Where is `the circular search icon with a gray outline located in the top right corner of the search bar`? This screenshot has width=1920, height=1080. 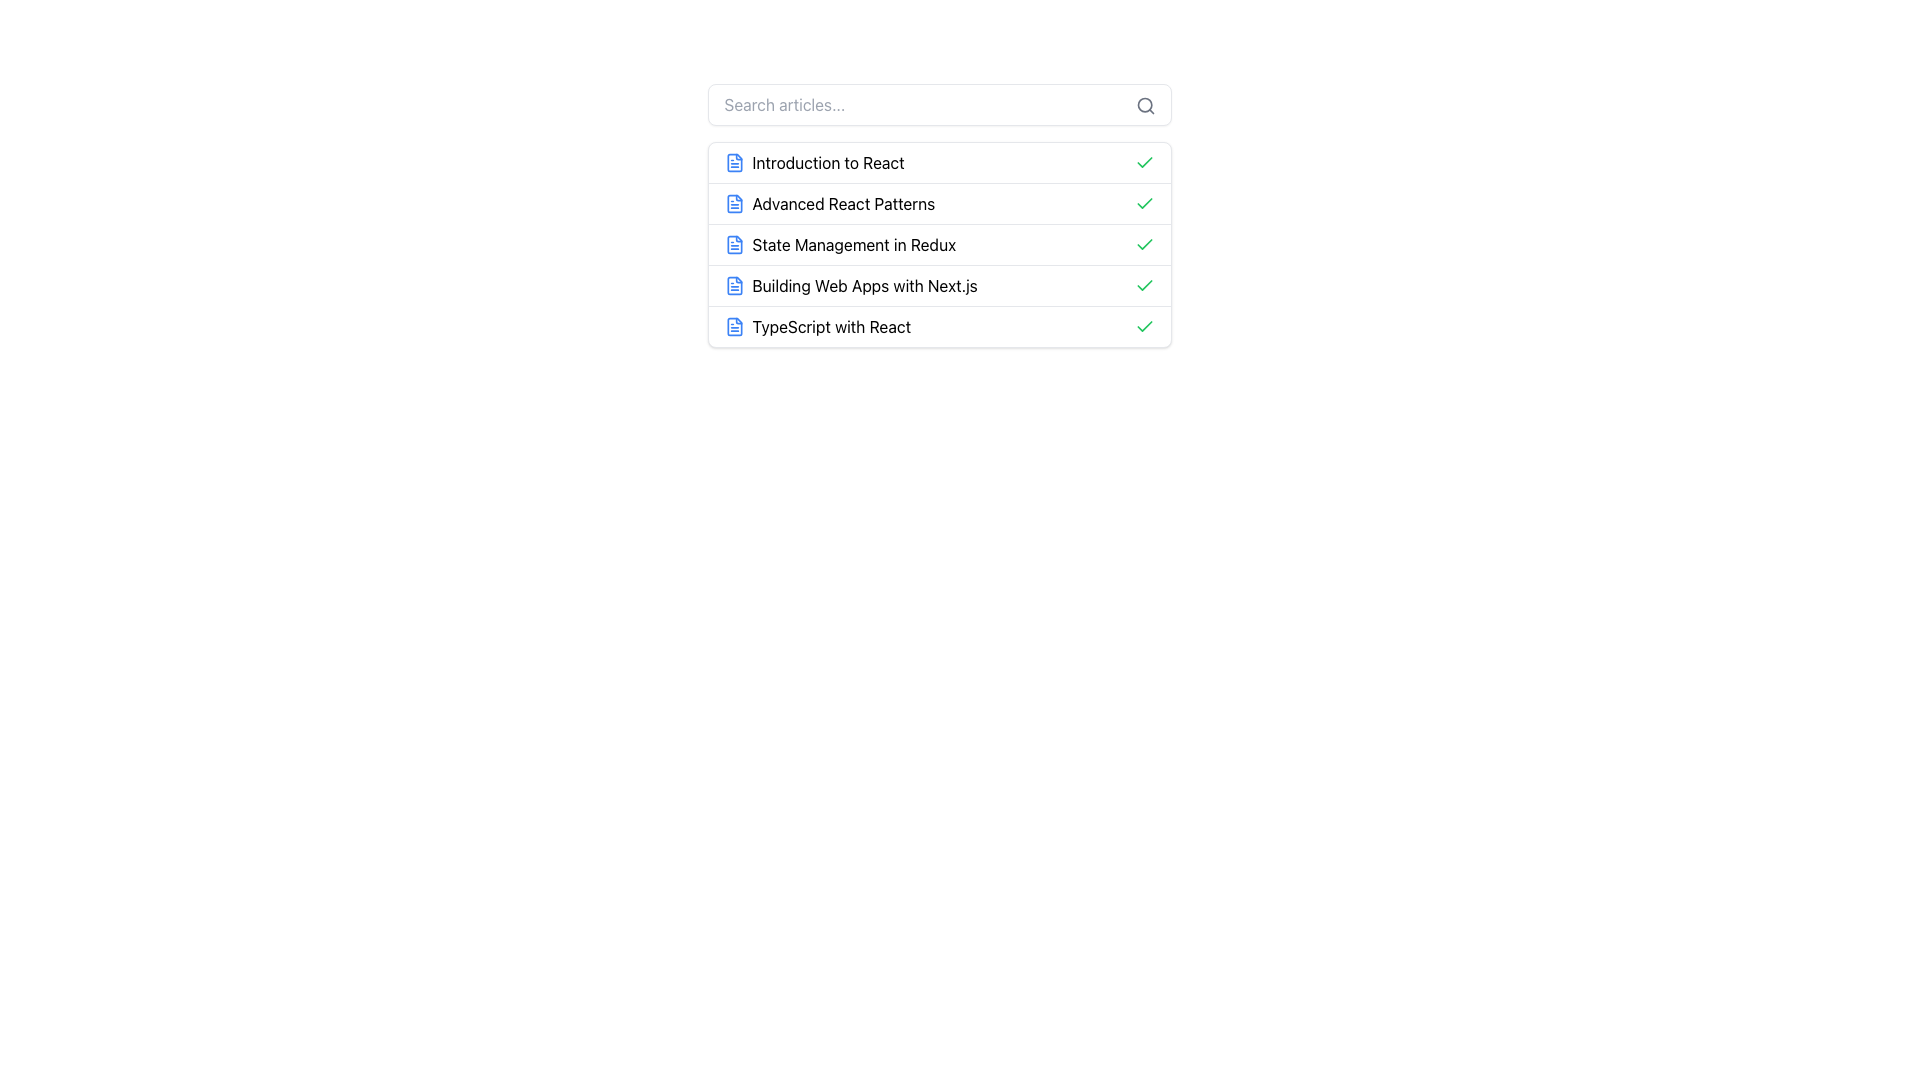 the circular search icon with a gray outline located in the top right corner of the search bar is located at coordinates (1144, 105).